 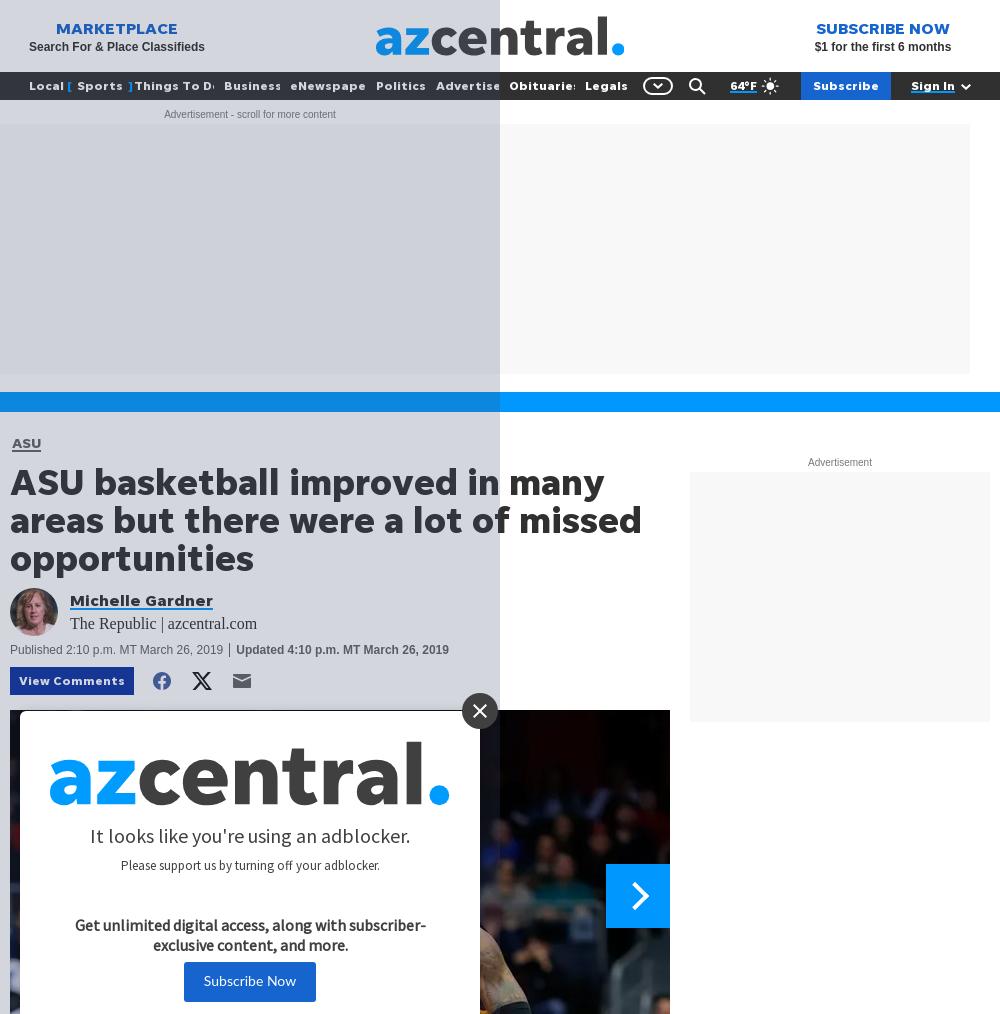 What do you see at coordinates (605, 84) in the screenshot?
I see `'Legals'` at bounding box center [605, 84].